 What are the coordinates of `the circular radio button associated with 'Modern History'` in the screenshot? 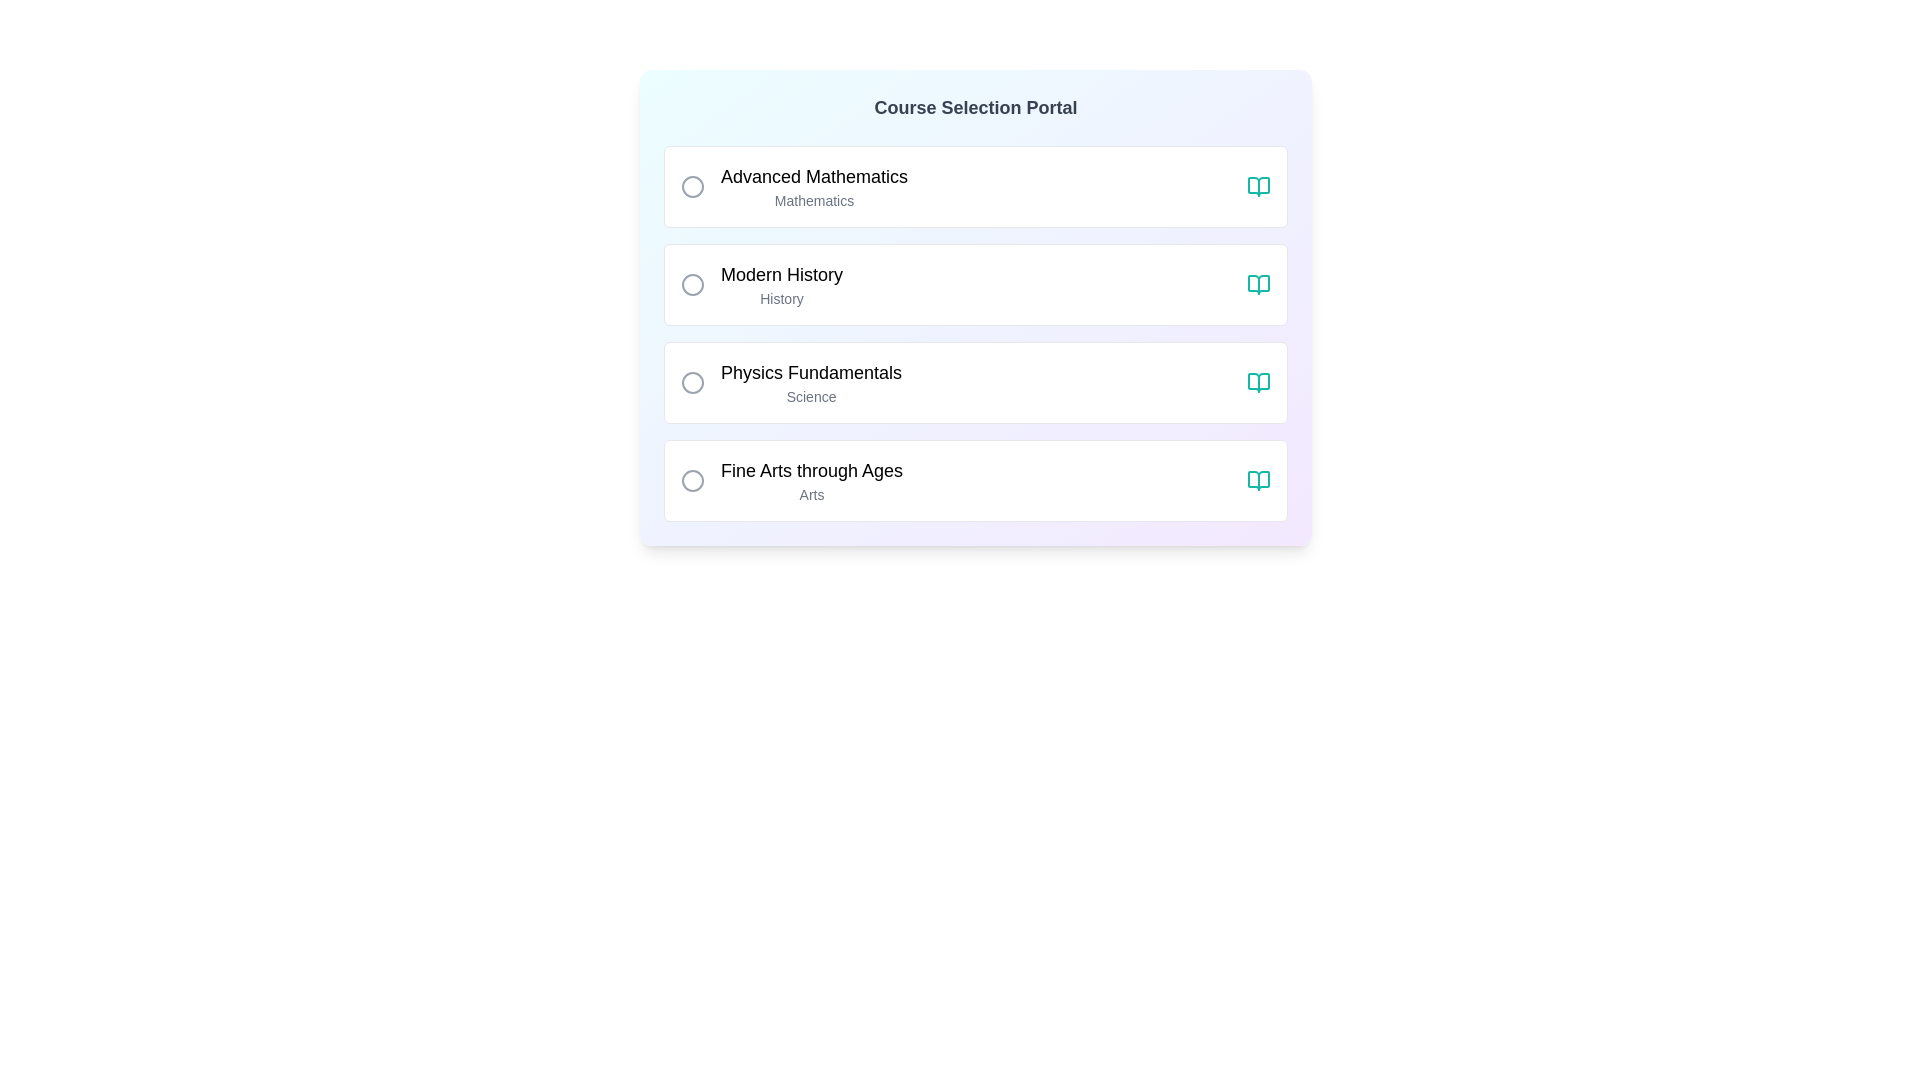 It's located at (692, 285).